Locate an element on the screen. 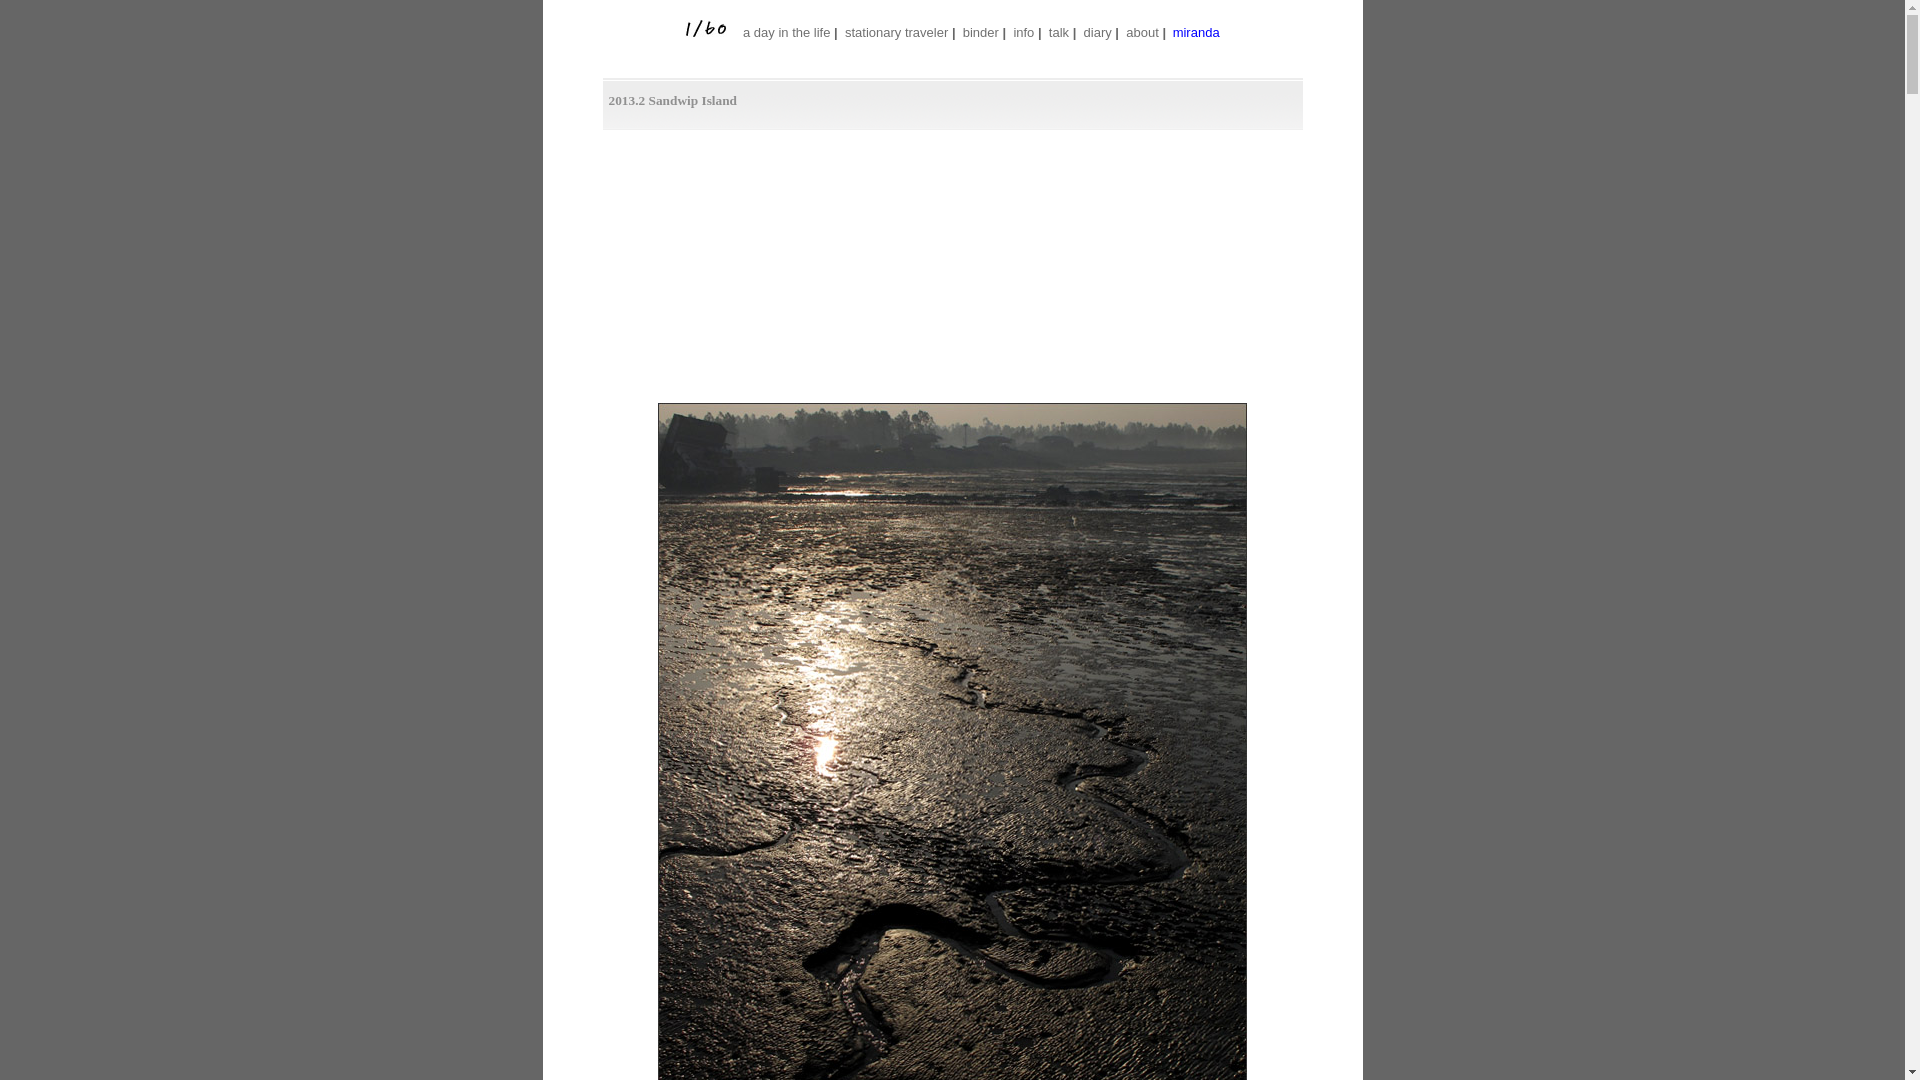 The height and width of the screenshot is (1080, 1920). 'talk' is located at coordinates (1058, 32).